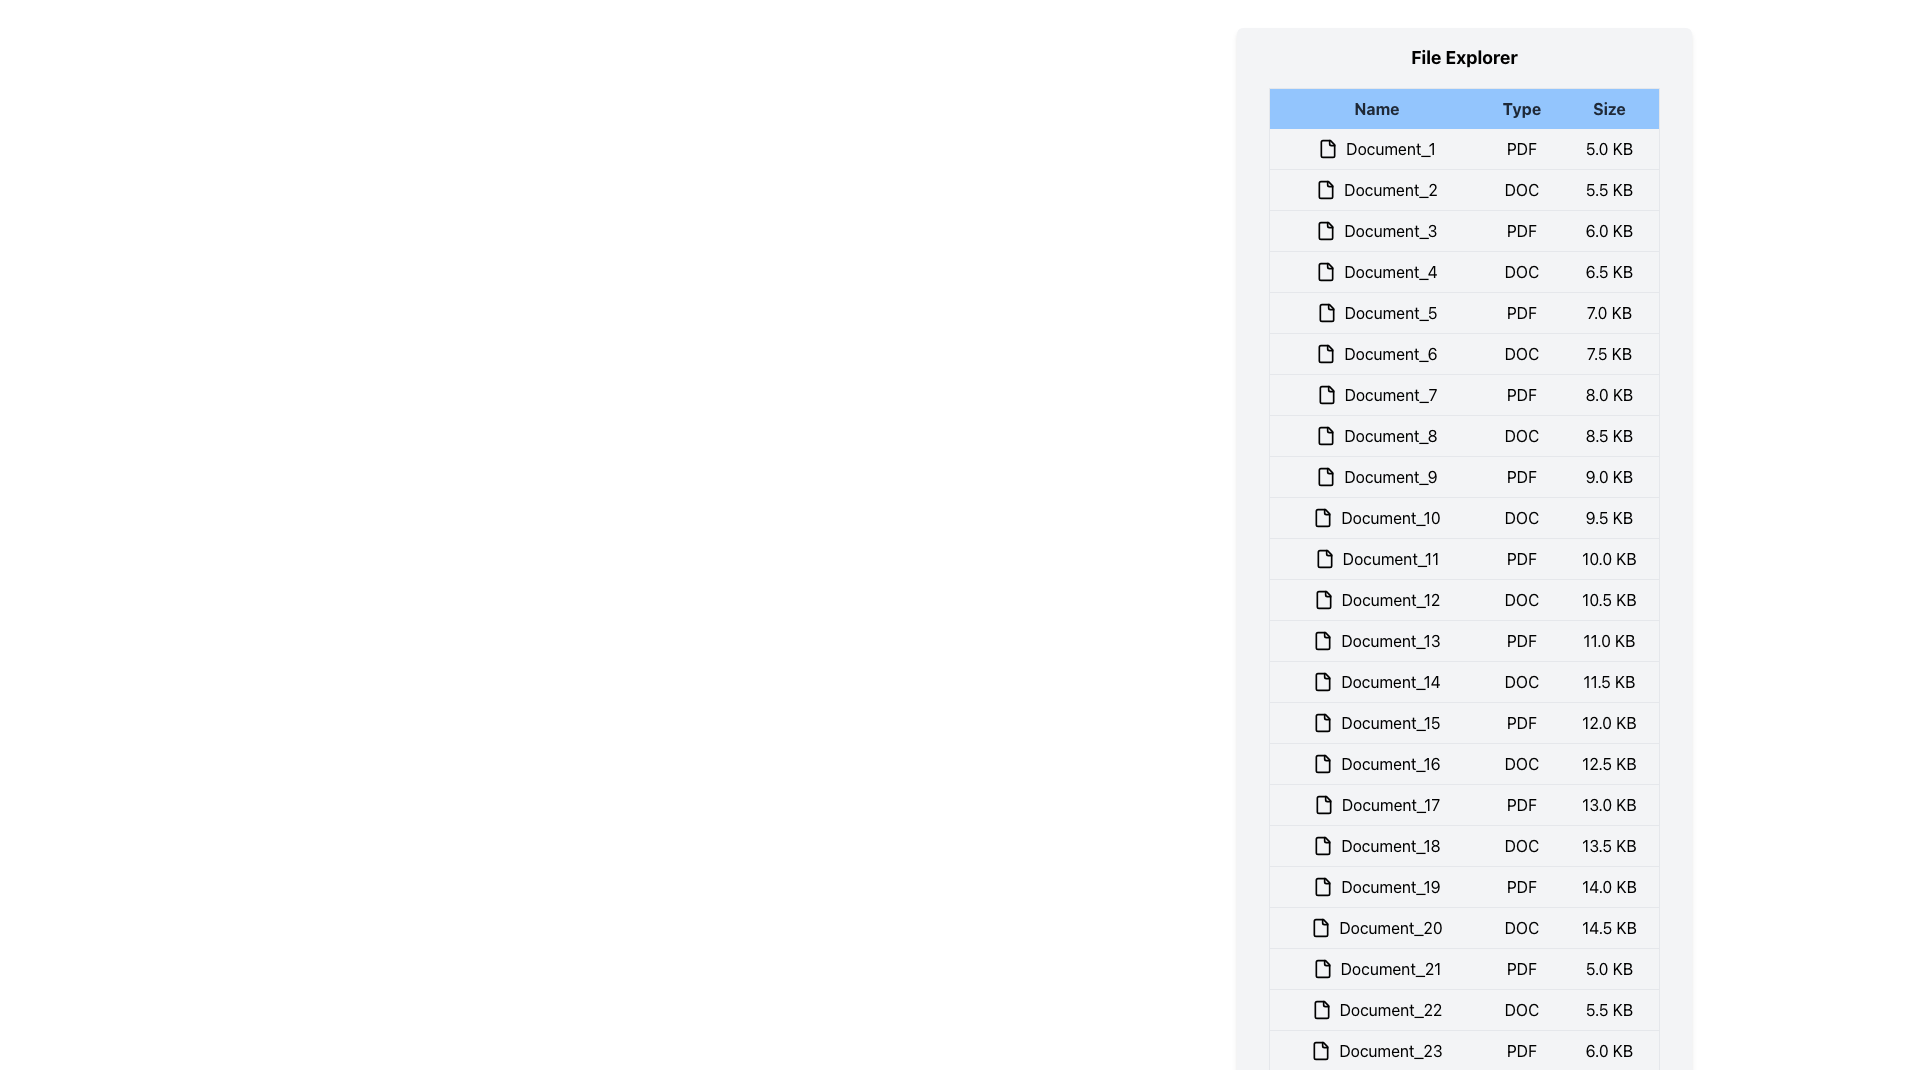  What do you see at coordinates (1323, 722) in the screenshot?
I see `the decorative document icon located to the immediate left of the 'Document_15' text label in the file explorer layout` at bounding box center [1323, 722].